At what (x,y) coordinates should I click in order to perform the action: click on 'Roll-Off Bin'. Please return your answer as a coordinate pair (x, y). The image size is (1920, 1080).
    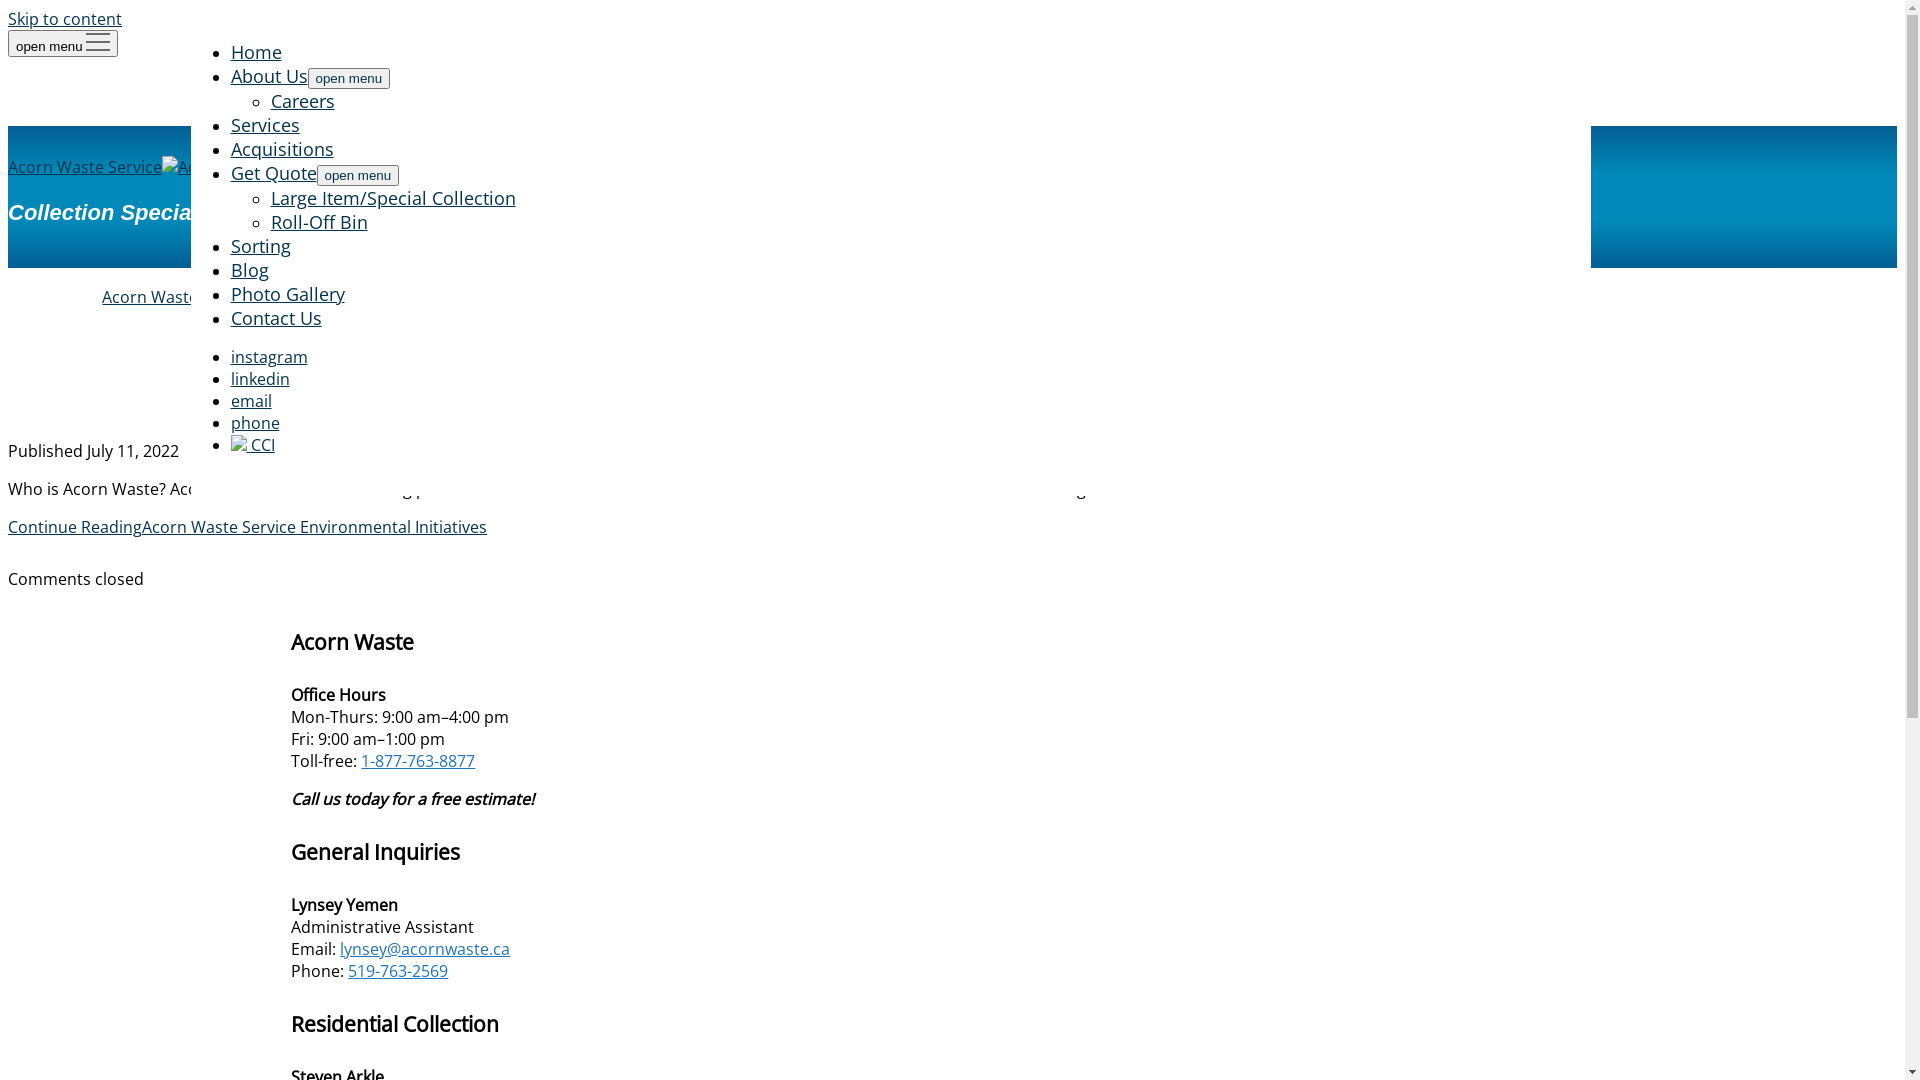
    Looking at the image, I should click on (317, 222).